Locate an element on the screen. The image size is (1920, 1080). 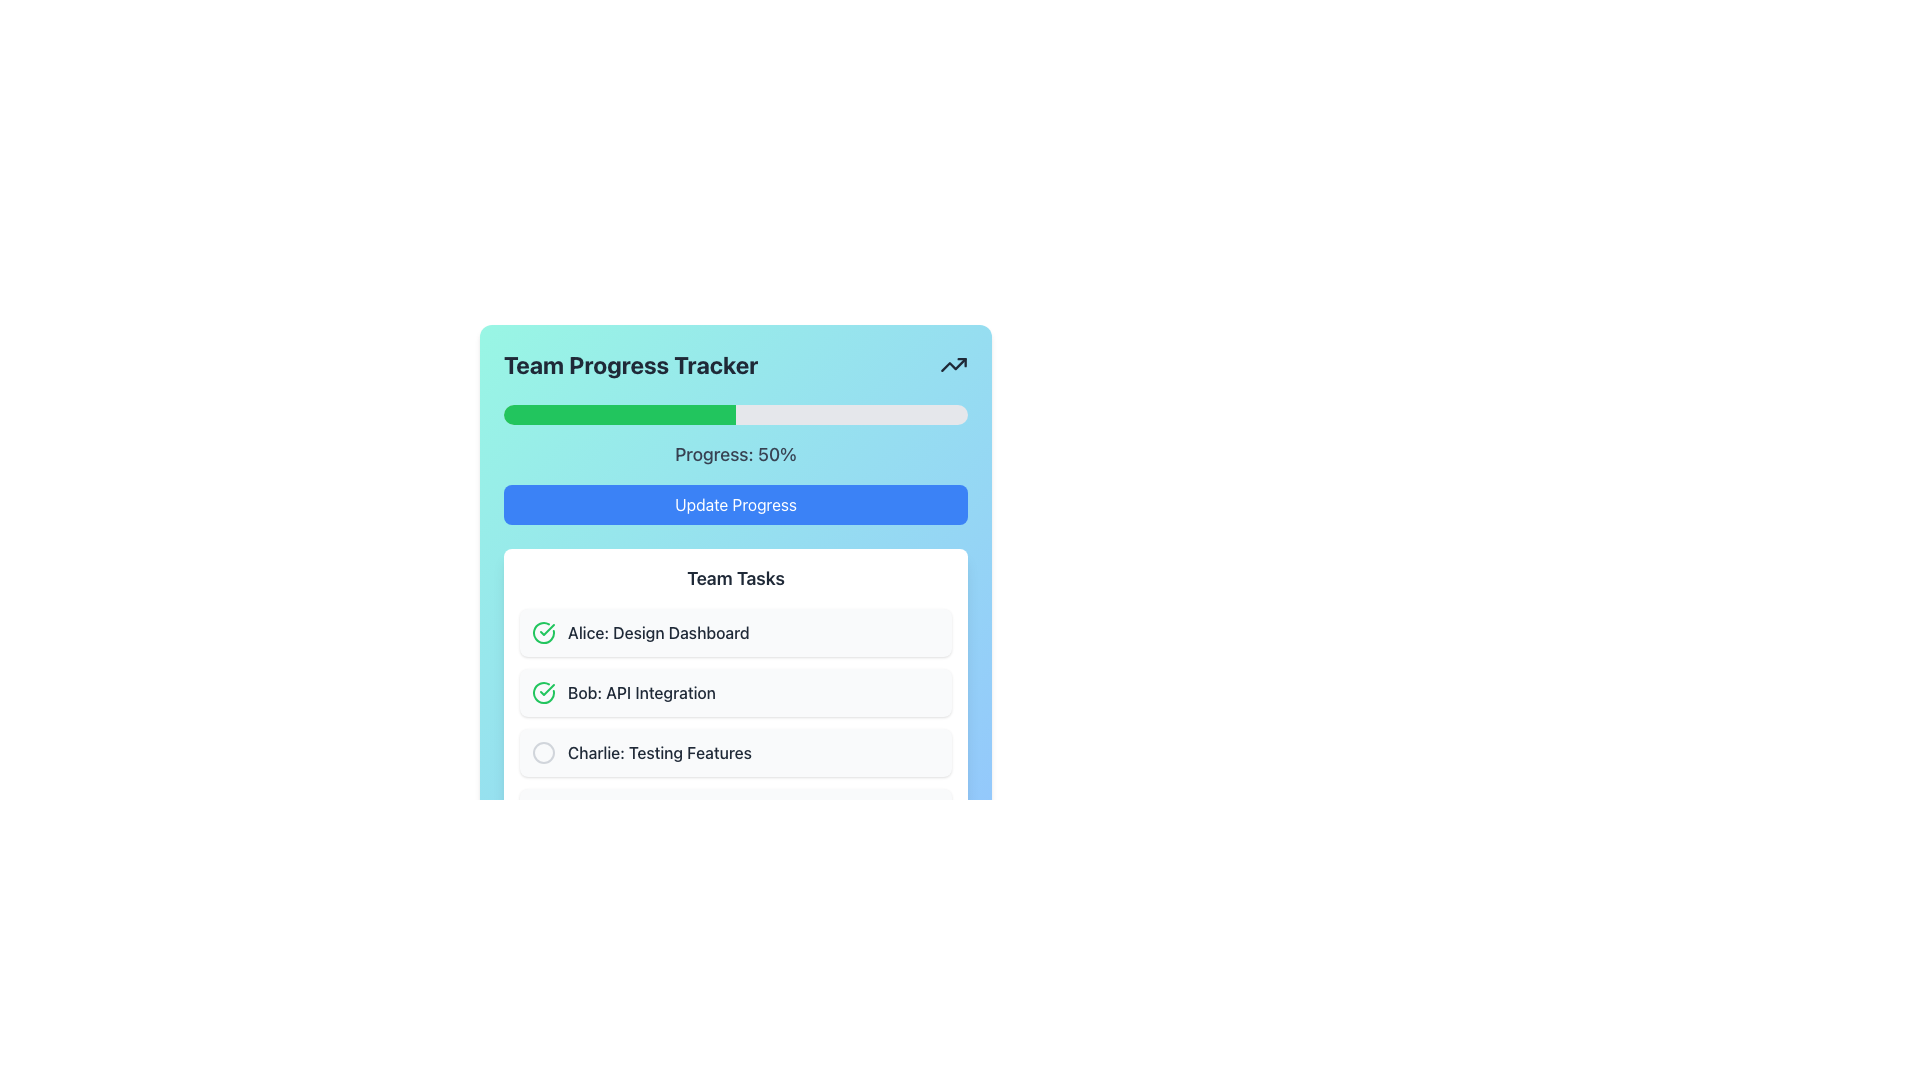
the white card containing the 'Team Tasks' title and task entries, located at the bottom half of the 'Team Progress Tracker' card is located at coordinates (734, 700).